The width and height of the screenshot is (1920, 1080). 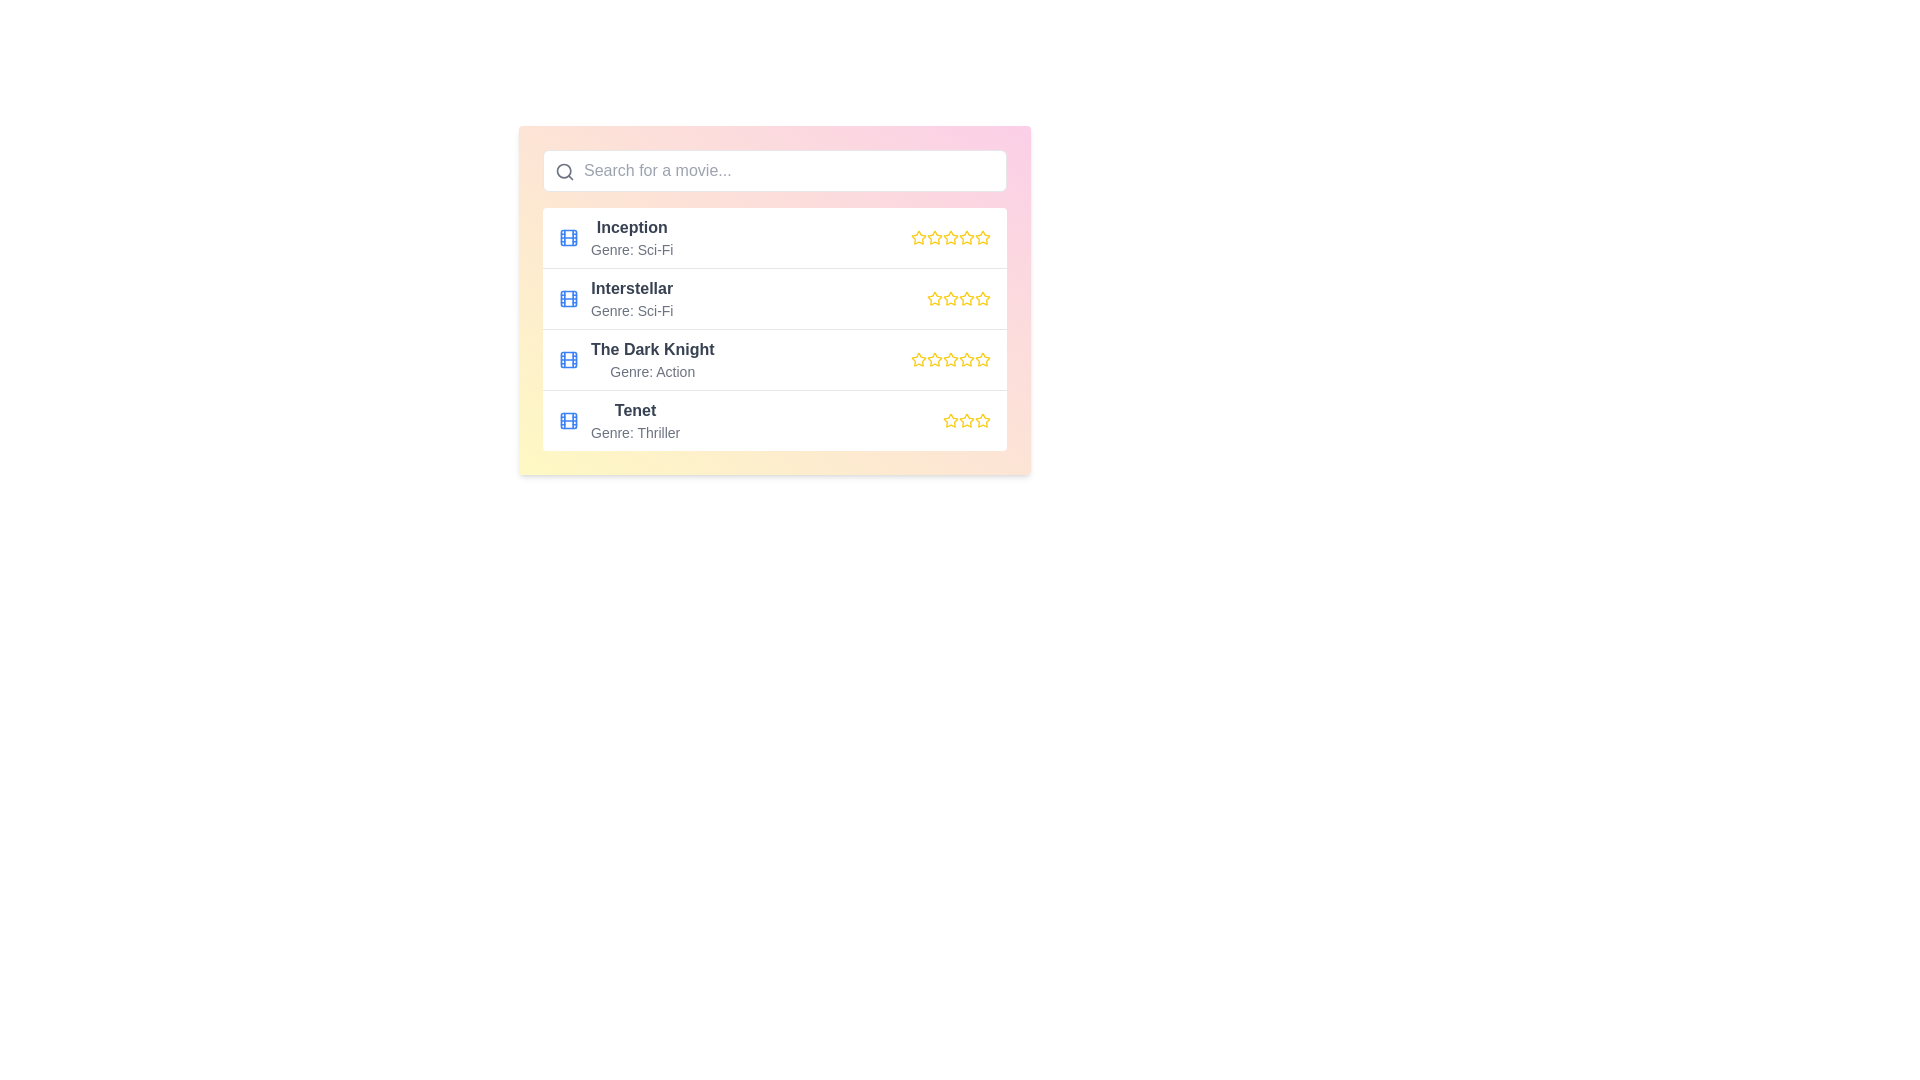 What do you see at coordinates (949, 237) in the screenshot?
I see `the fourth star icon in the rating row for the movie 'Inception' by selecting it to register a rating` at bounding box center [949, 237].